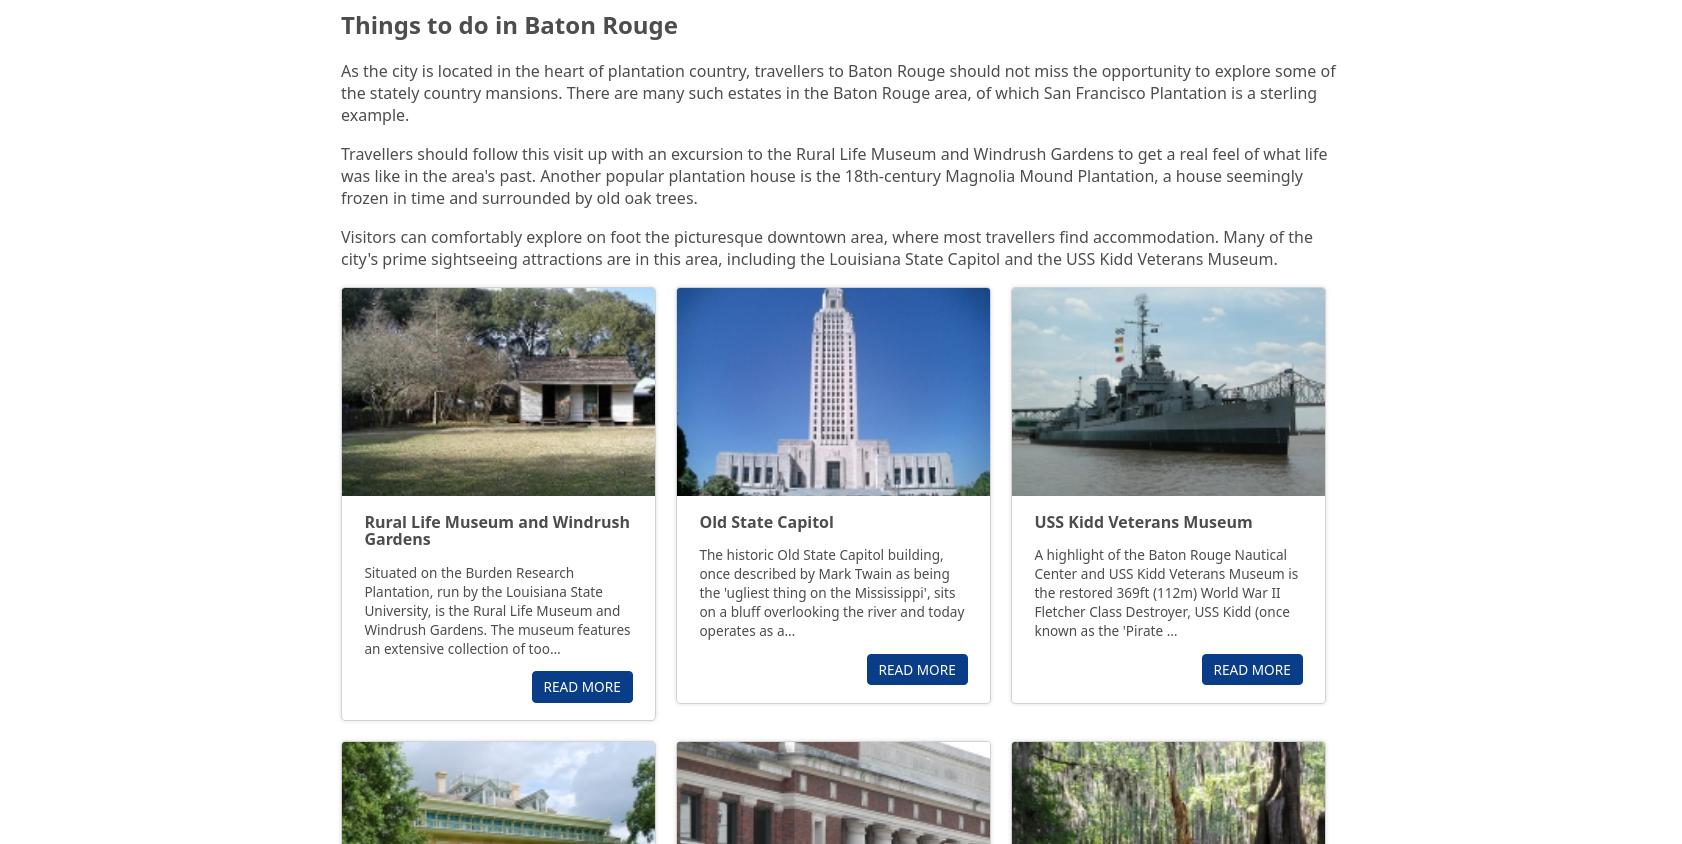 The height and width of the screenshot is (844, 1682). I want to click on 'The historic Old State Capitol building, once described by Mark
Twain as being the 'ugliest thing on the Mississippi', sits on a
bluff overlooking the river and today operates as a…', so click(831, 592).